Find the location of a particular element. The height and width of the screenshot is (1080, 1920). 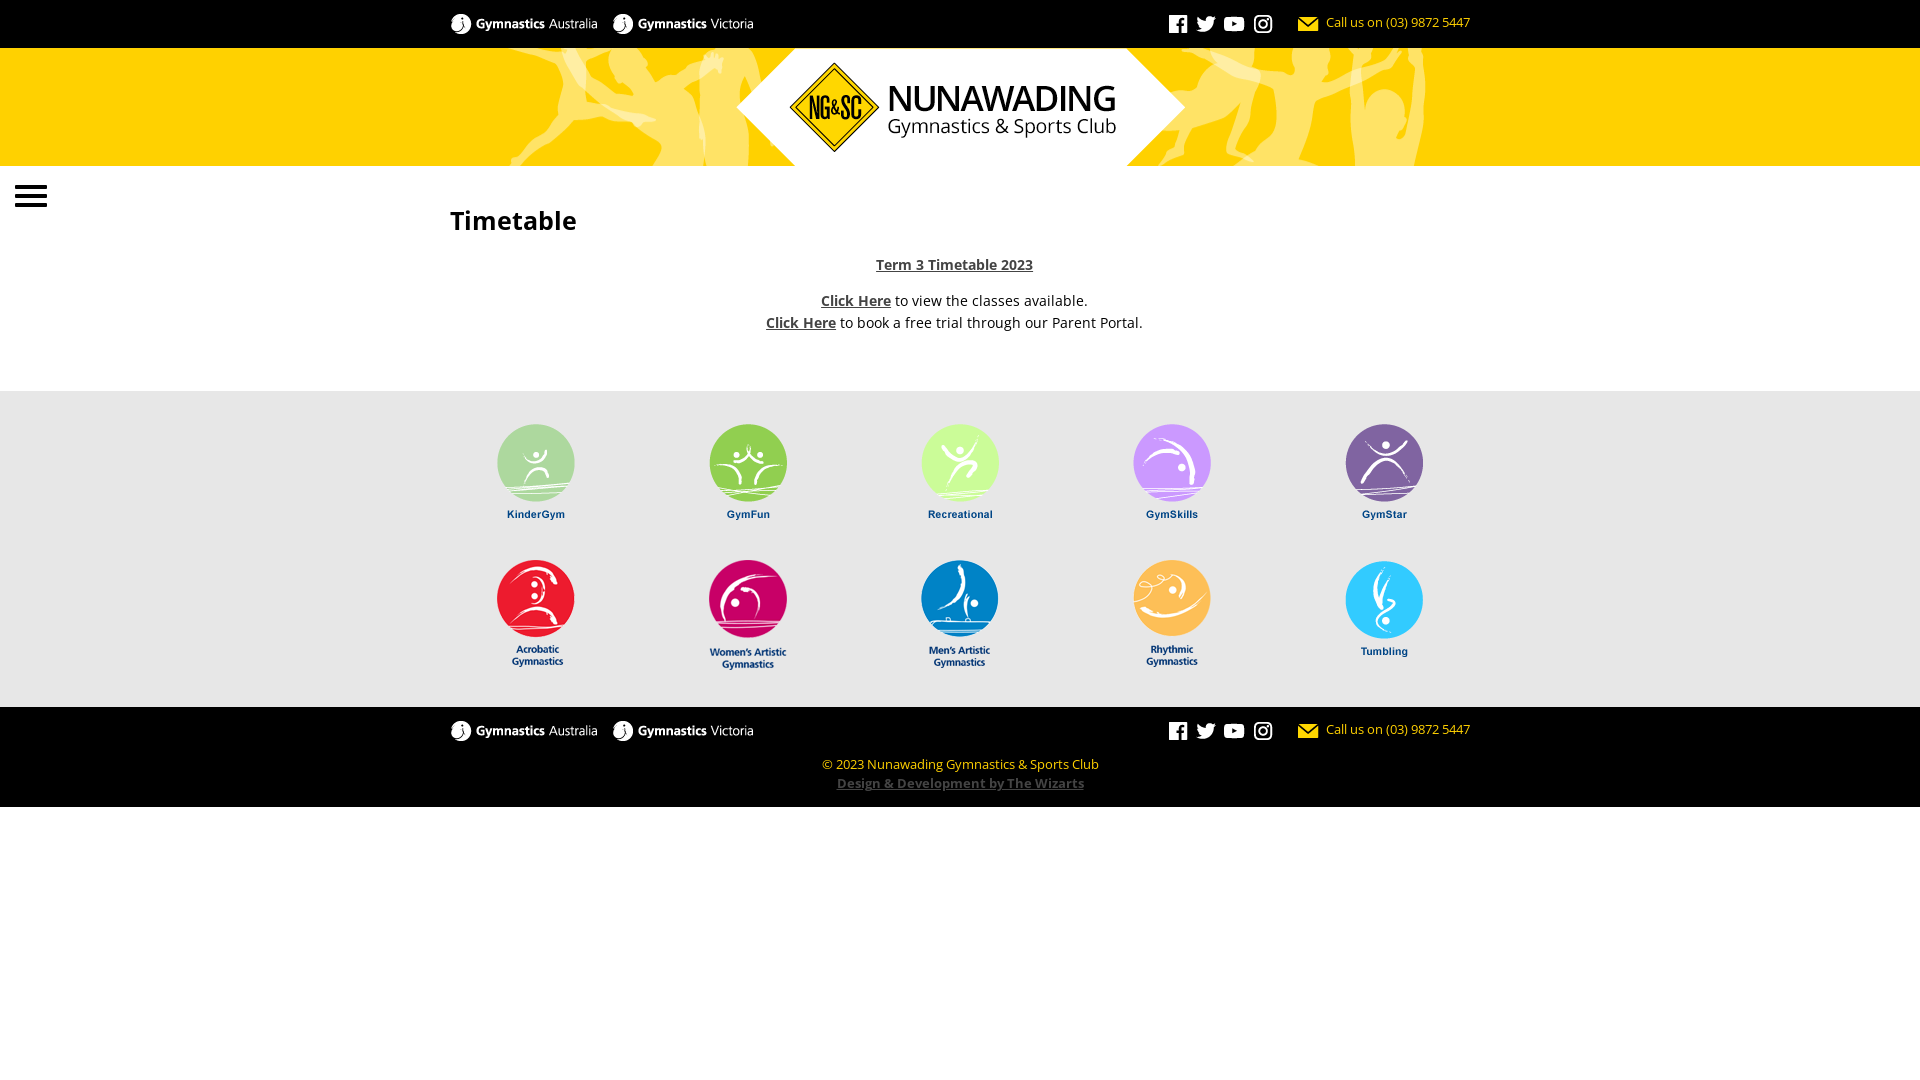

'Term 3 Timetable 2023' is located at coordinates (875, 263).